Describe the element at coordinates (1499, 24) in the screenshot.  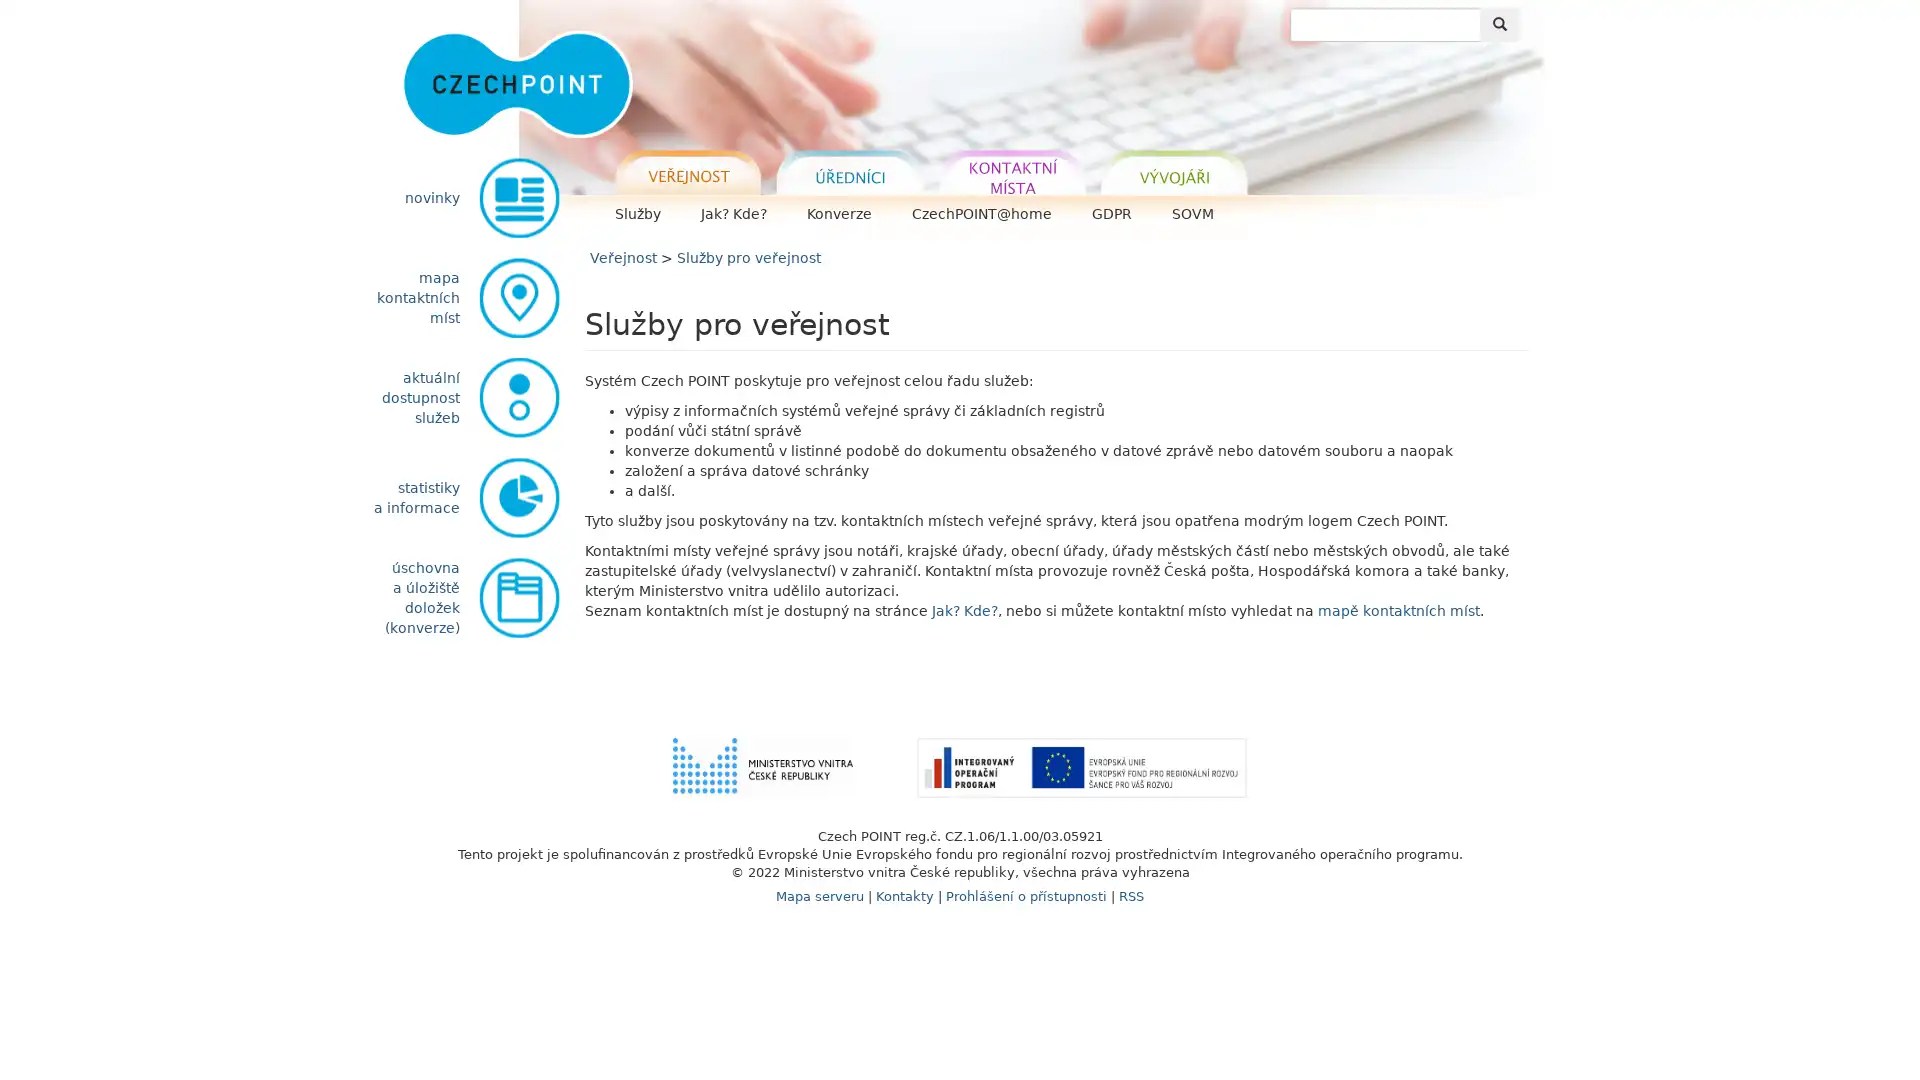
I see `Odeslat` at that location.